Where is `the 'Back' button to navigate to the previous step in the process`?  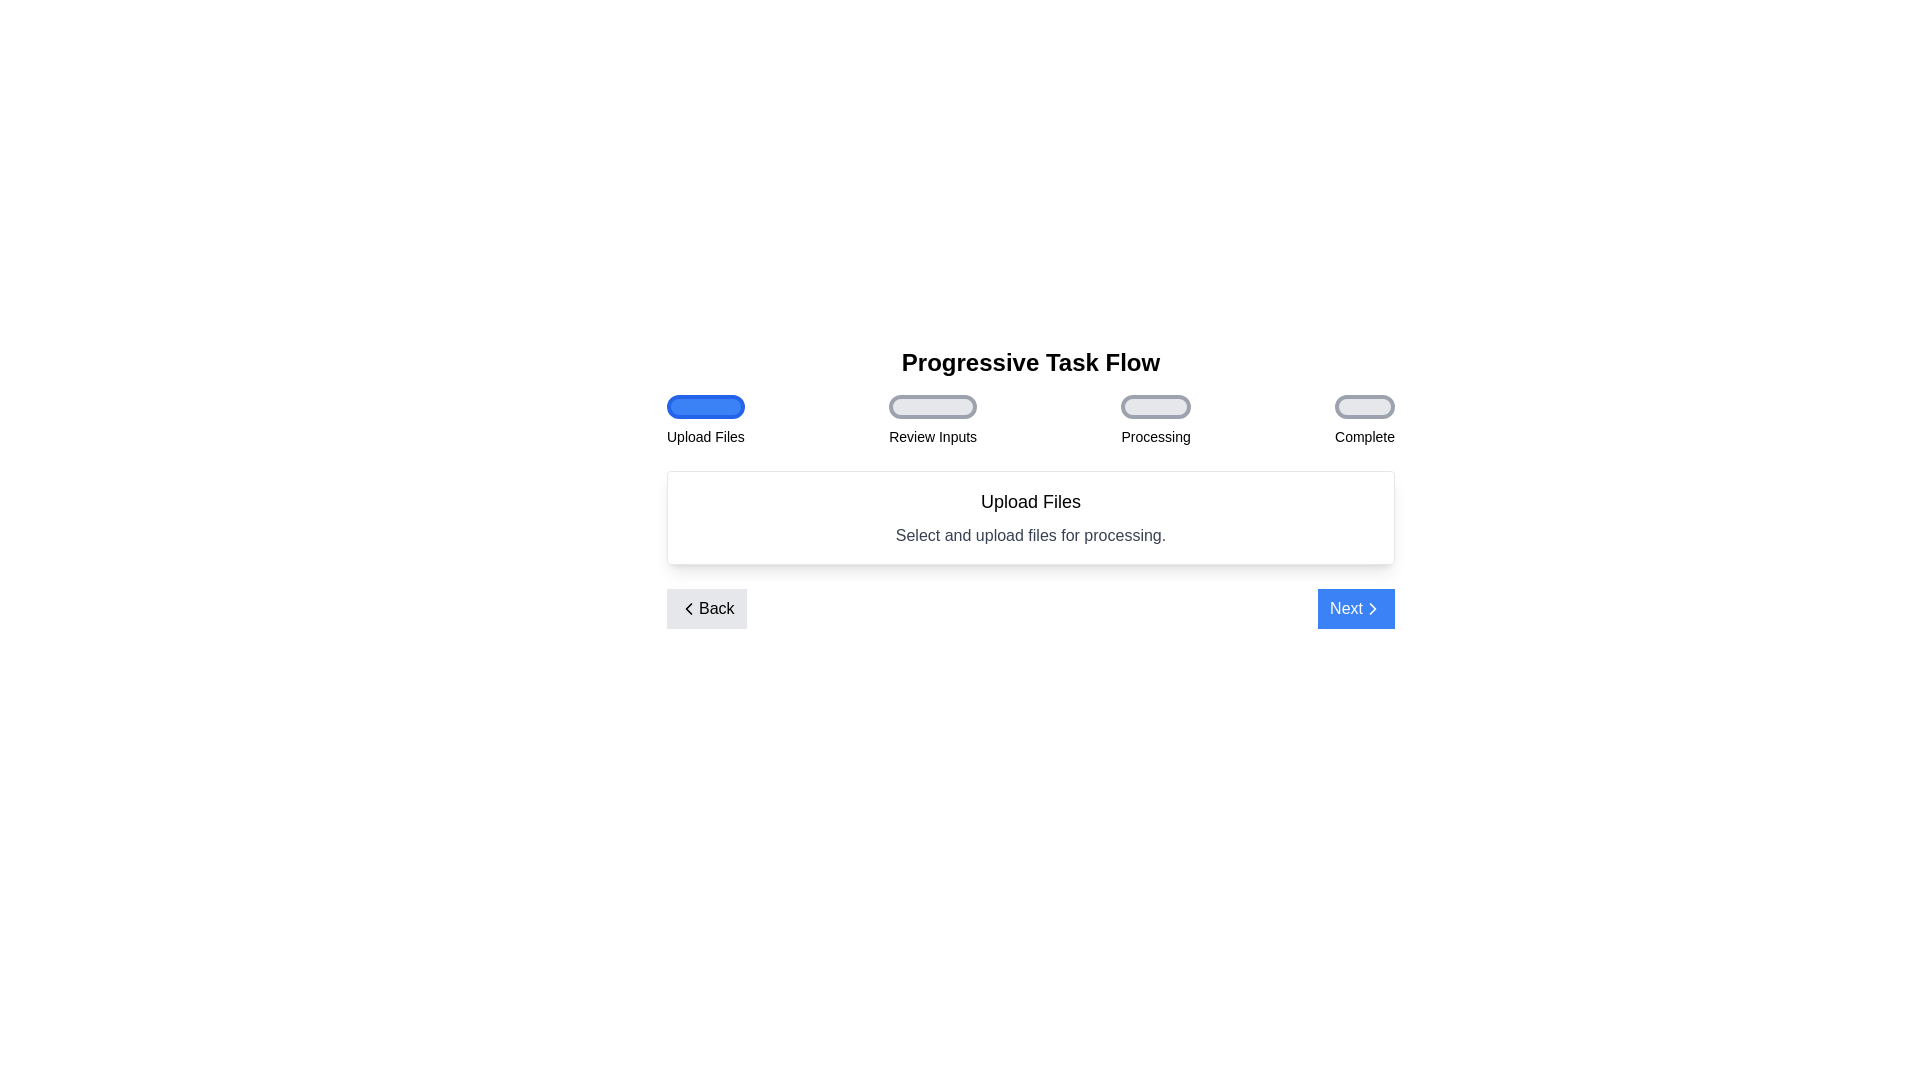
the 'Back' button to navigate to the previous step in the process is located at coordinates (706, 608).